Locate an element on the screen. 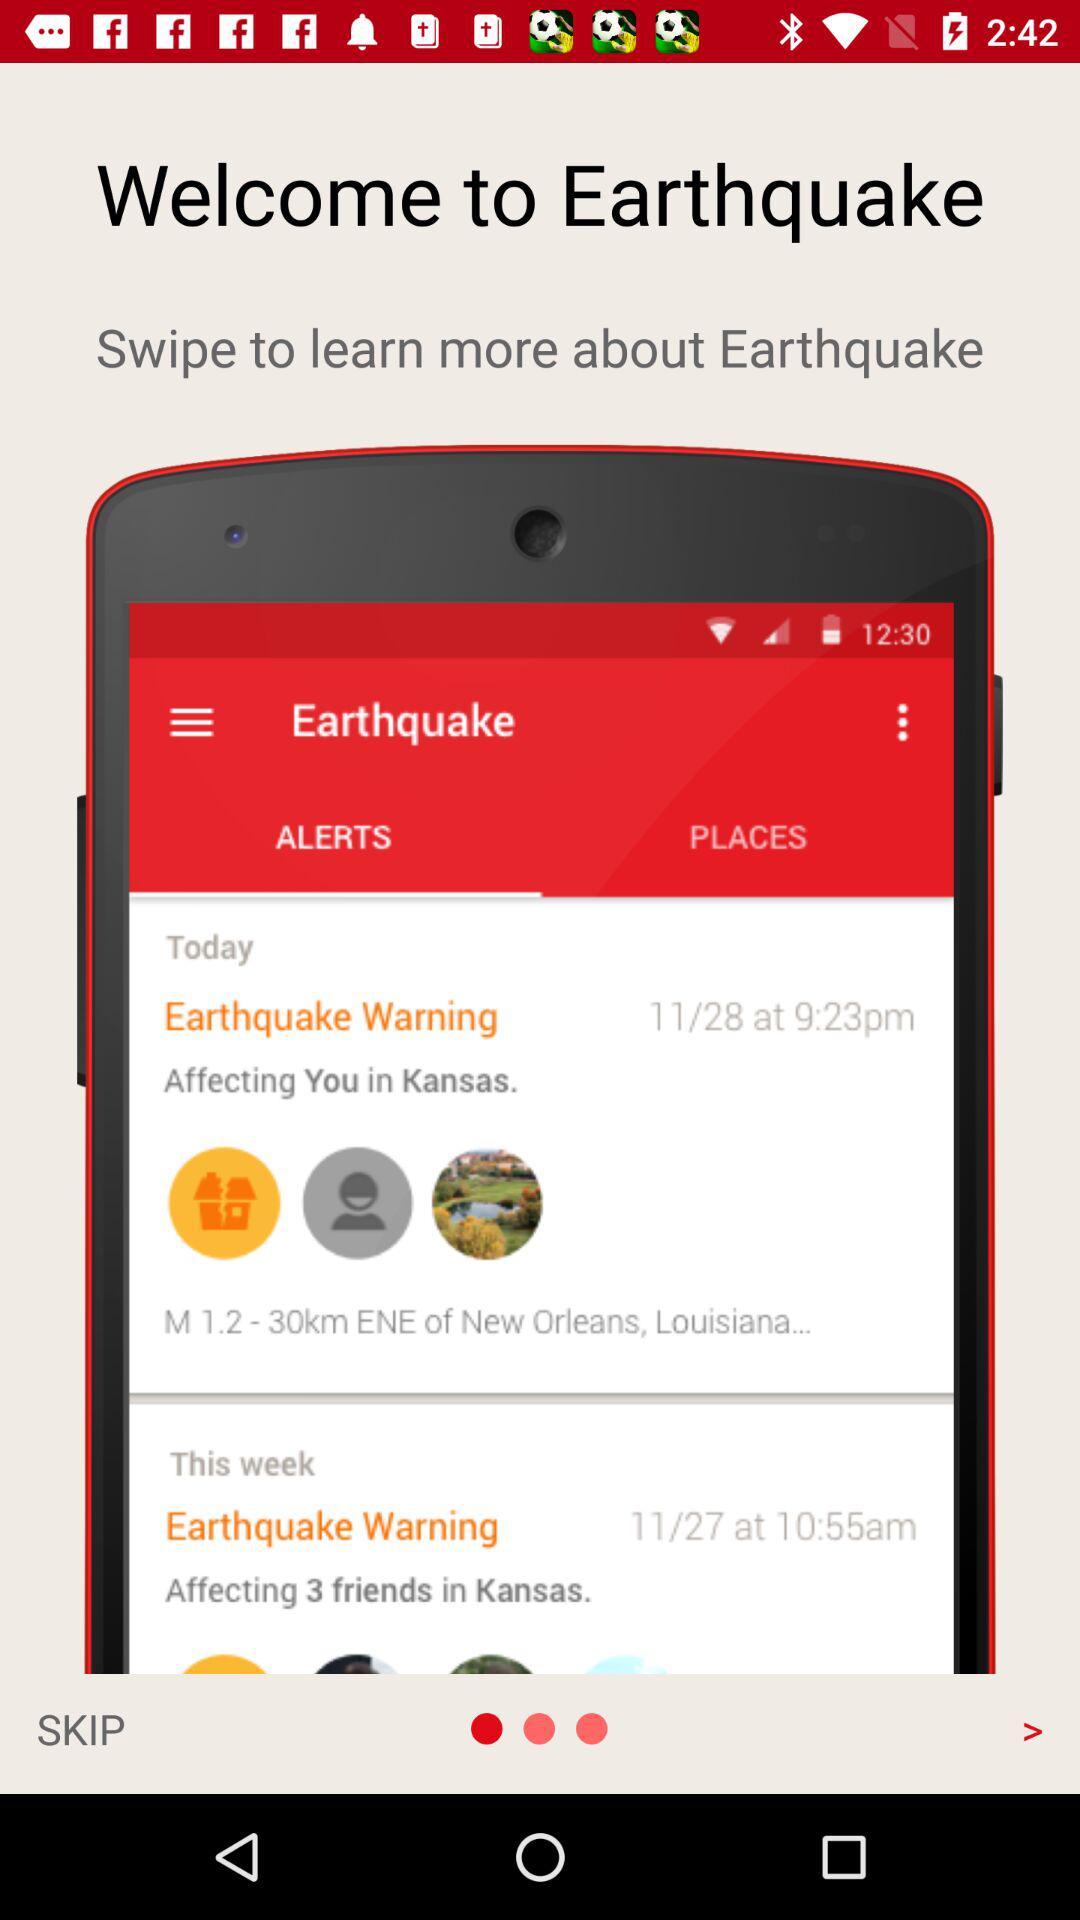 The image size is (1080, 1920). > app is located at coordinates (891, 1727).